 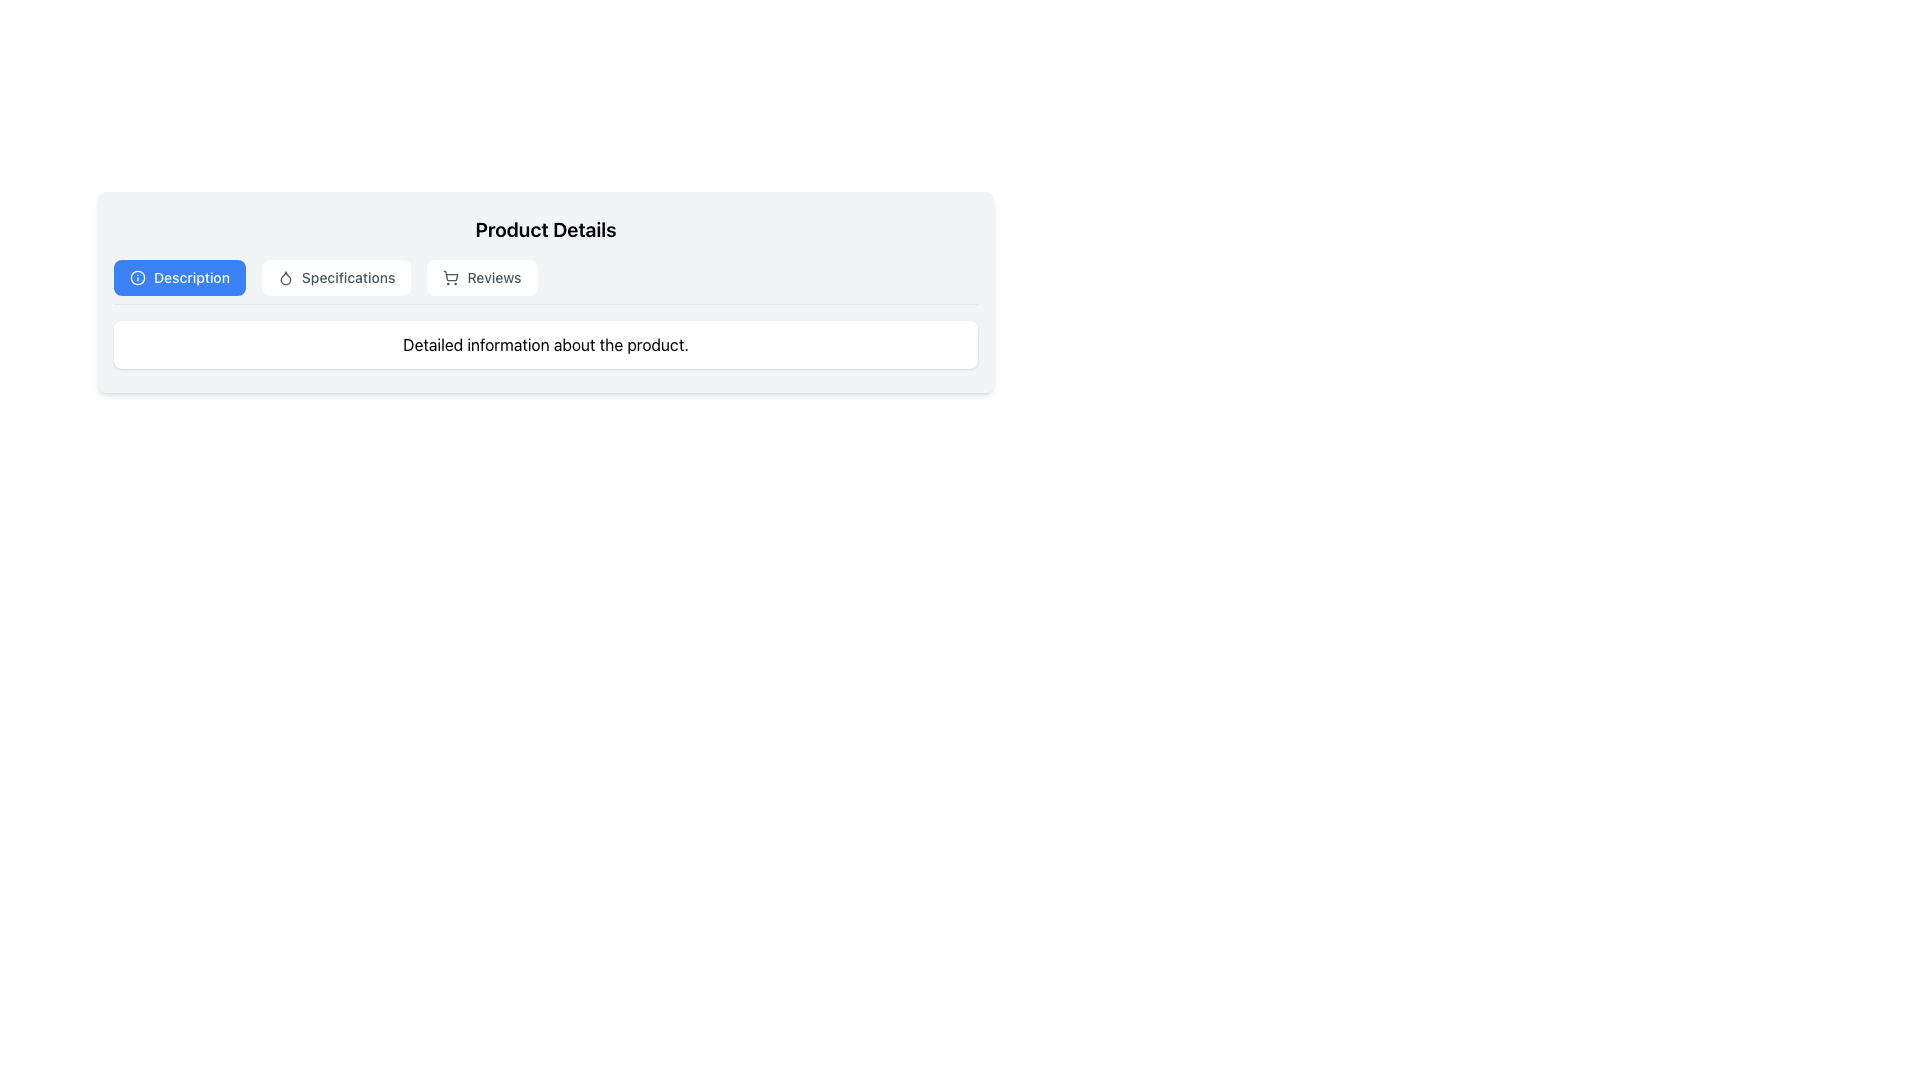 What do you see at coordinates (137, 277) in the screenshot?
I see `the informational icon located to the left of the 'Description' text in the navigation tab group to trigger a tooltip` at bounding box center [137, 277].